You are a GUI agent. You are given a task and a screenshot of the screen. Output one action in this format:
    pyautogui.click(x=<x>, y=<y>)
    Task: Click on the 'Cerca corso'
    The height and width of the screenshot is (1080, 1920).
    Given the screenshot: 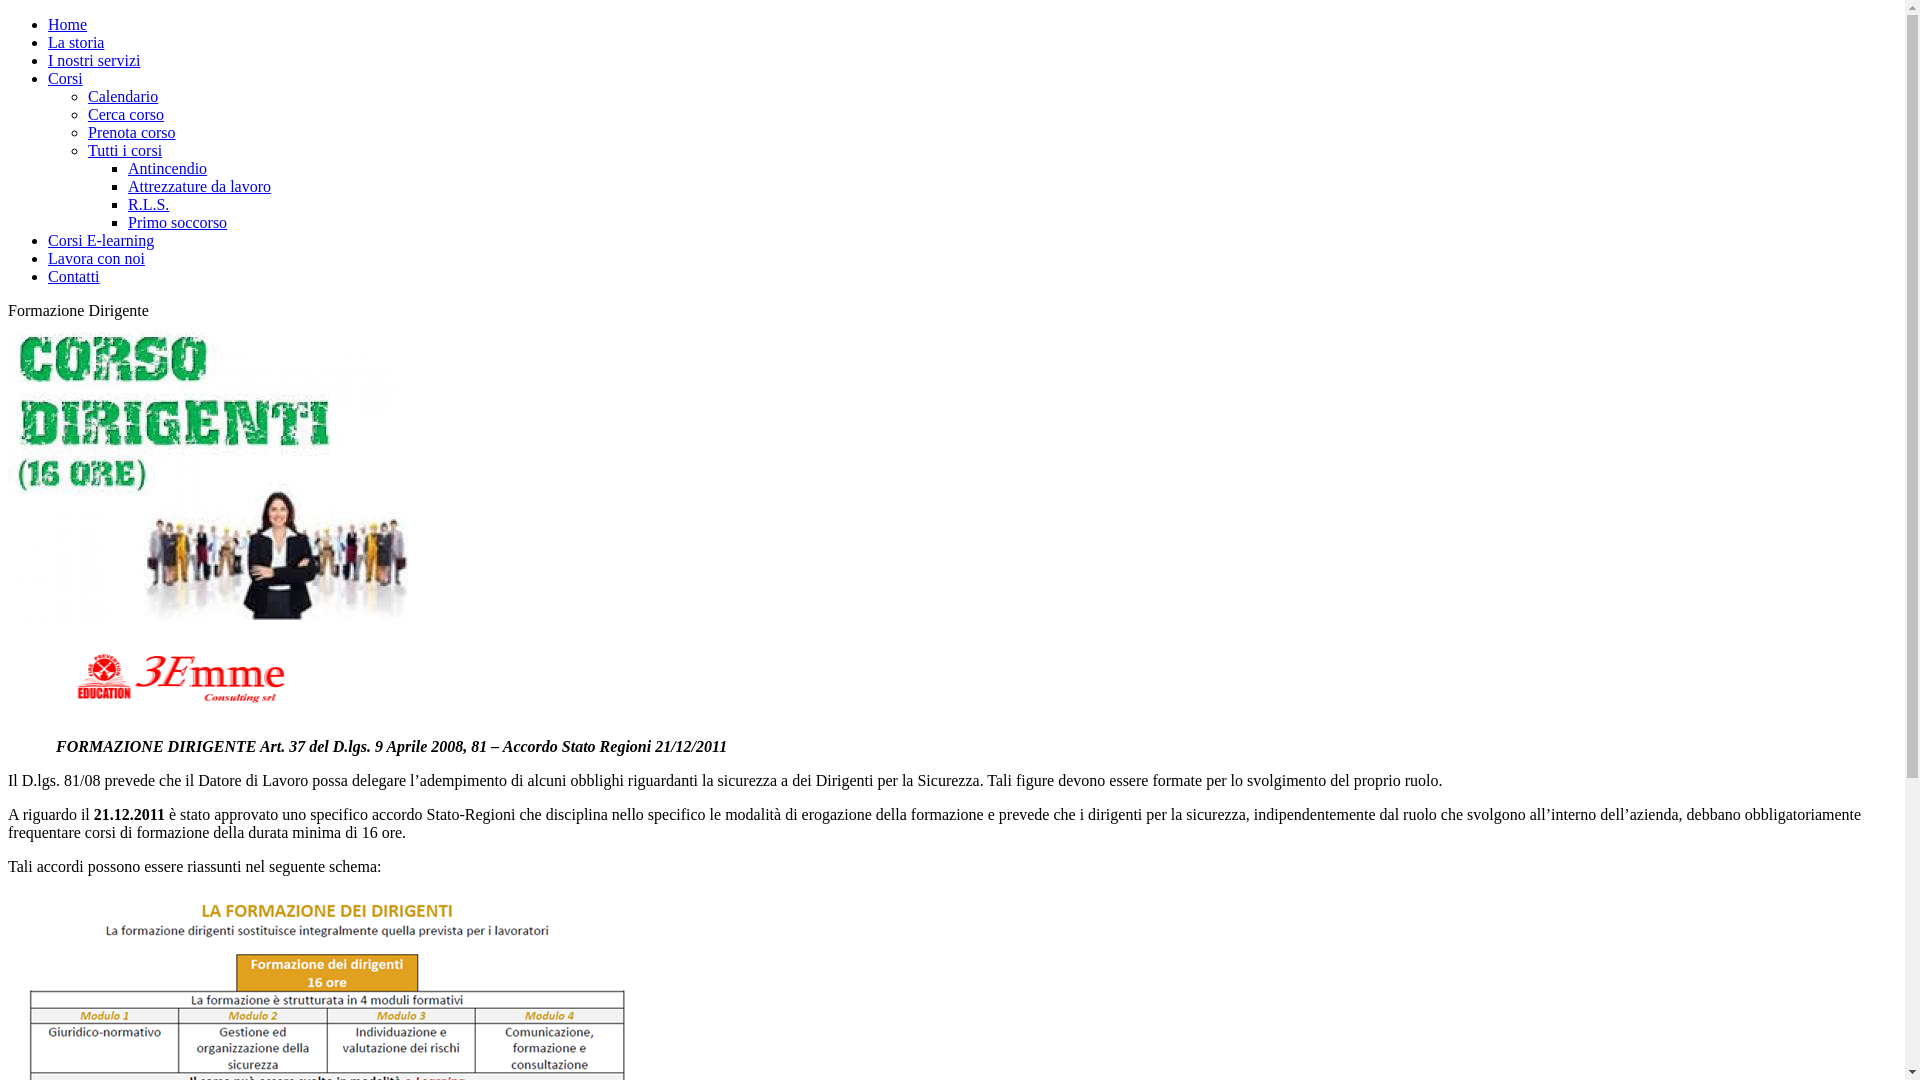 What is the action you would take?
    pyautogui.click(x=86, y=114)
    